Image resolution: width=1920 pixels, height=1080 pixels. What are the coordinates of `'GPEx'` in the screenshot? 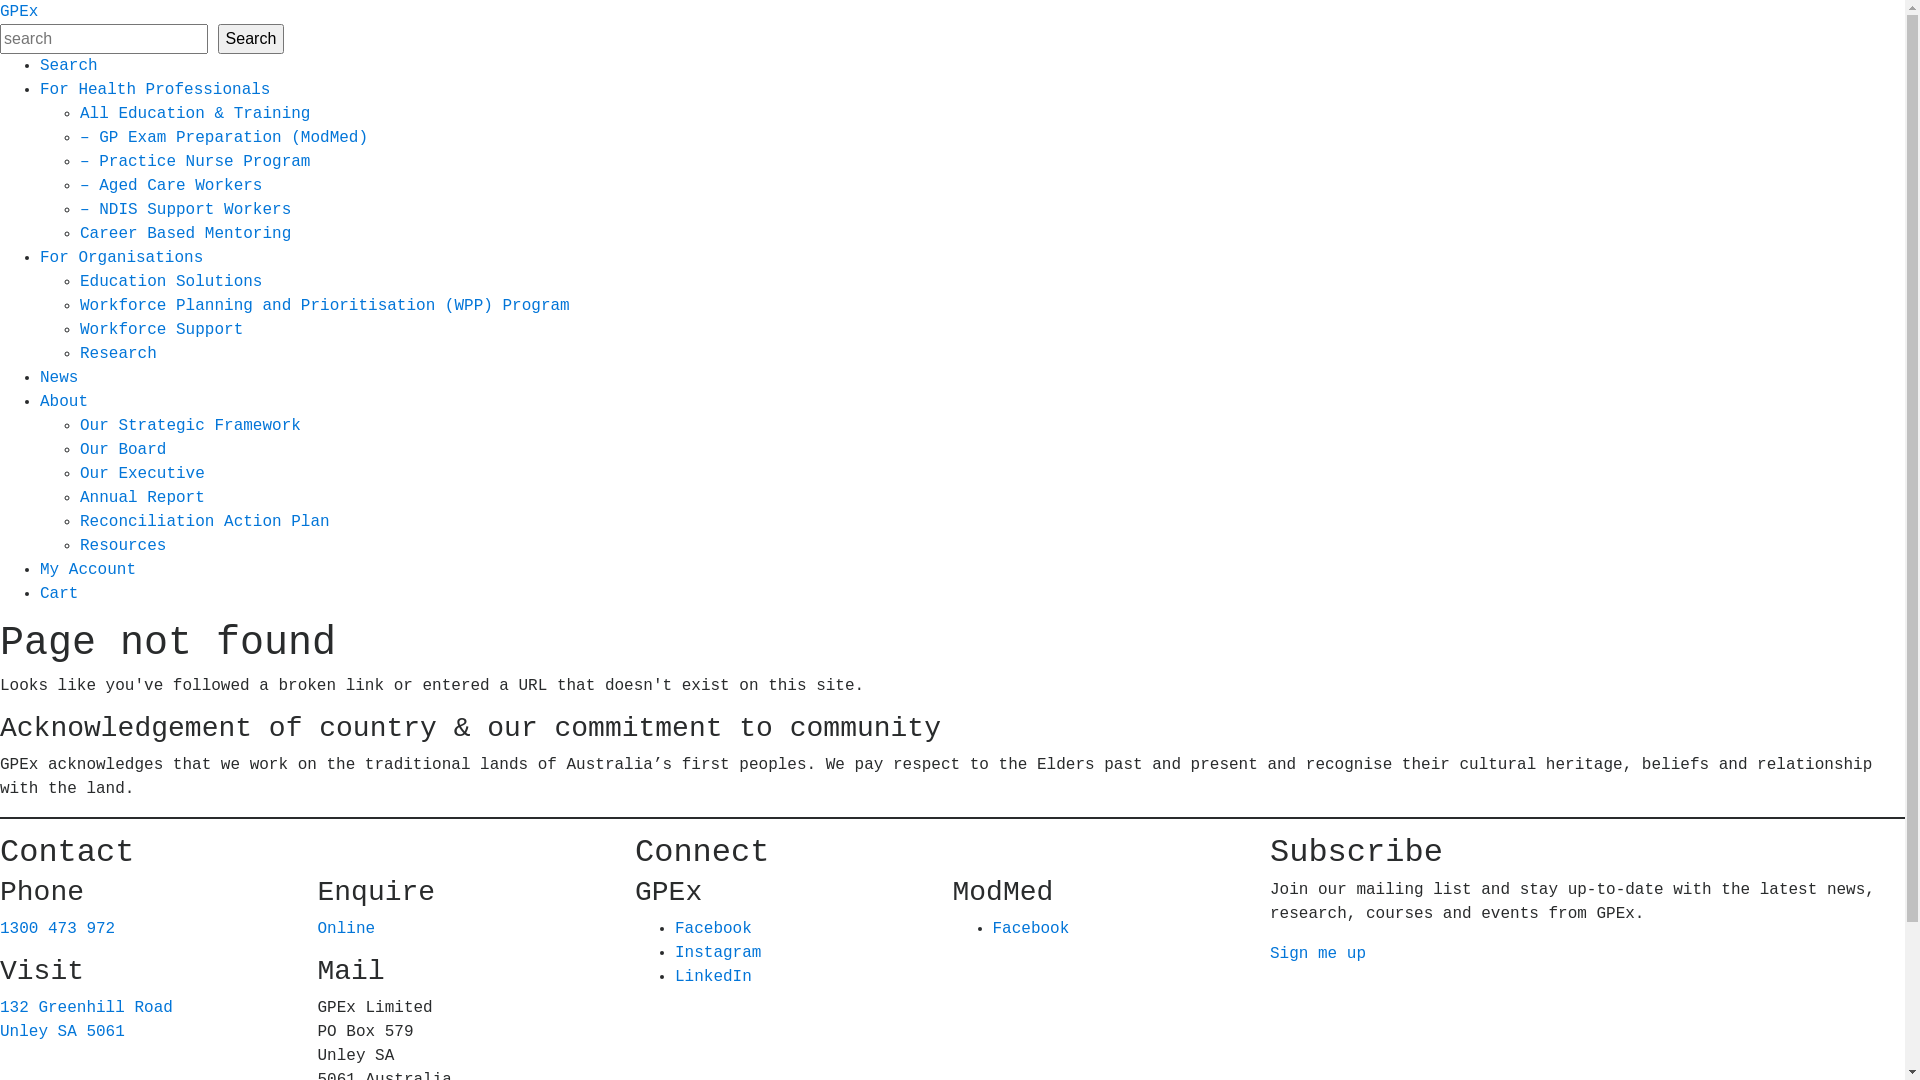 It's located at (19, 11).